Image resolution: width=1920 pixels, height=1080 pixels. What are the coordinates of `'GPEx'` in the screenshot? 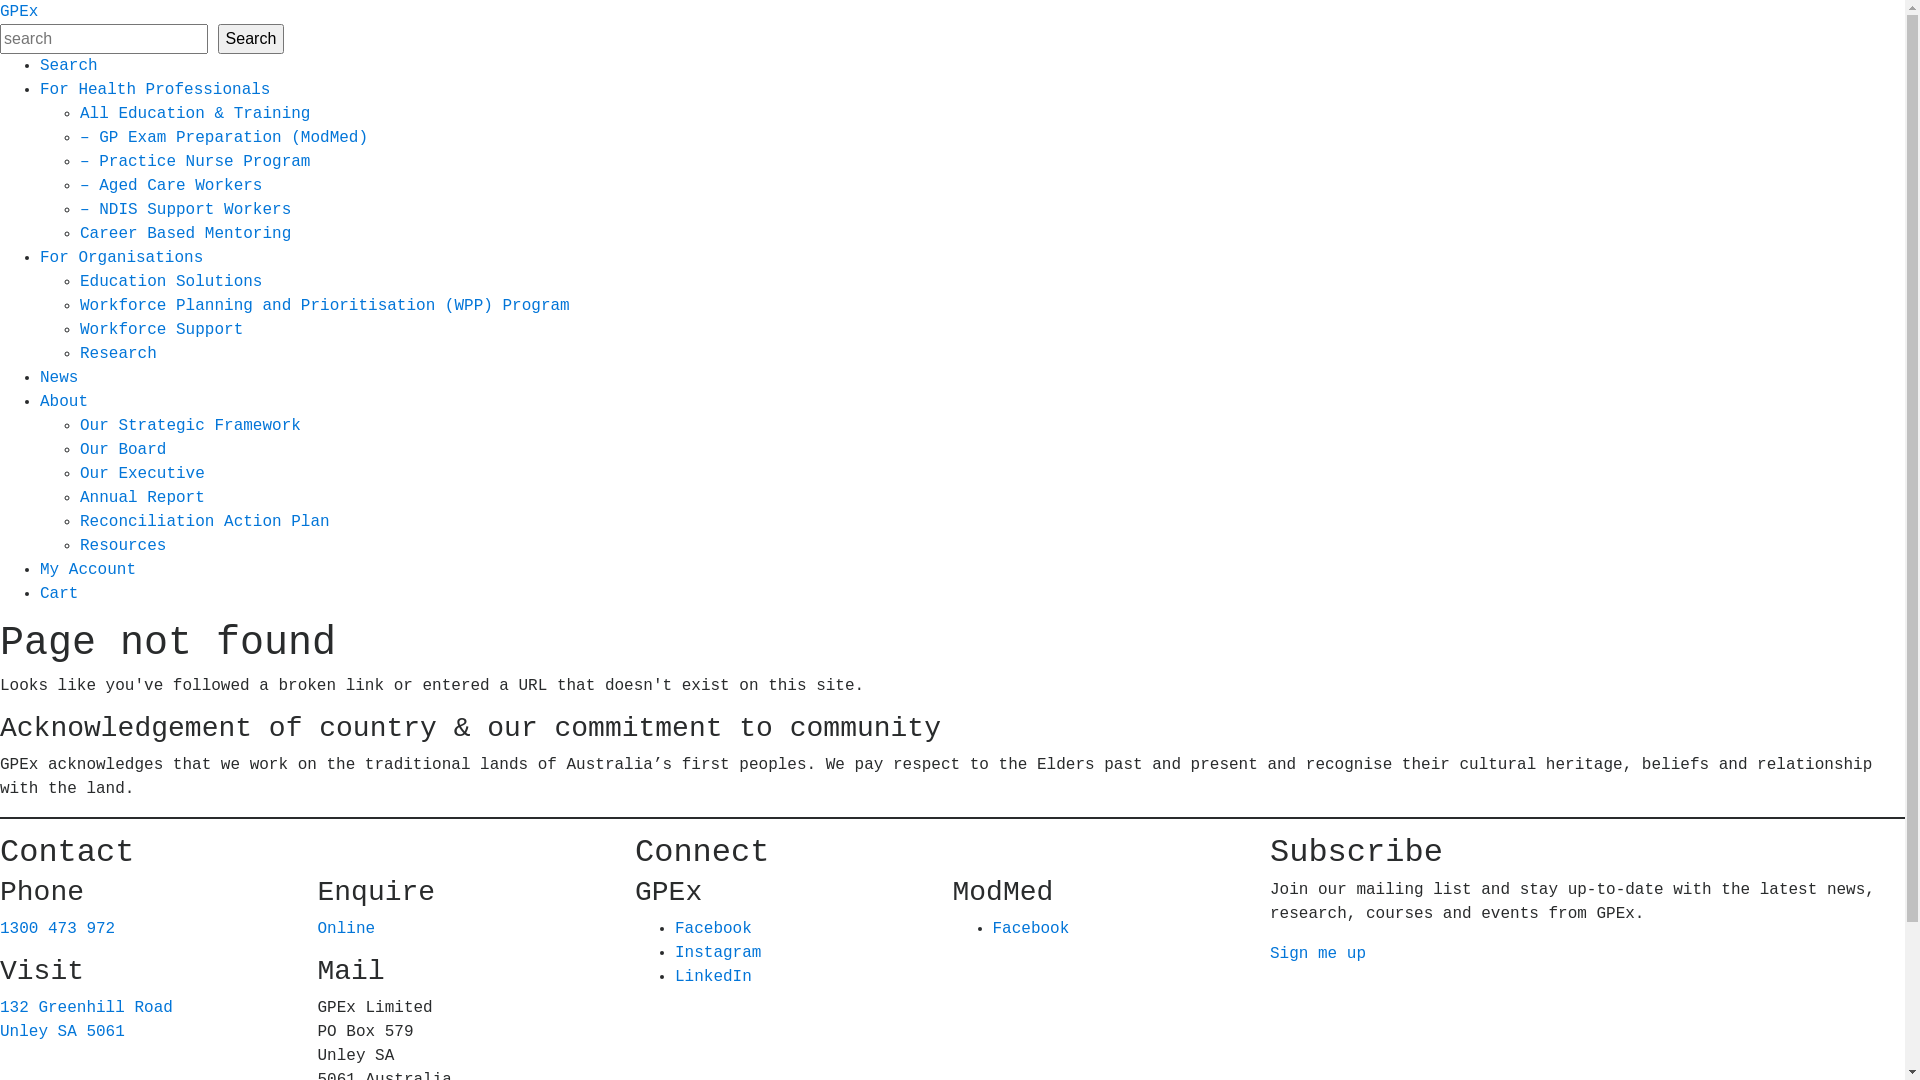 It's located at (19, 11).